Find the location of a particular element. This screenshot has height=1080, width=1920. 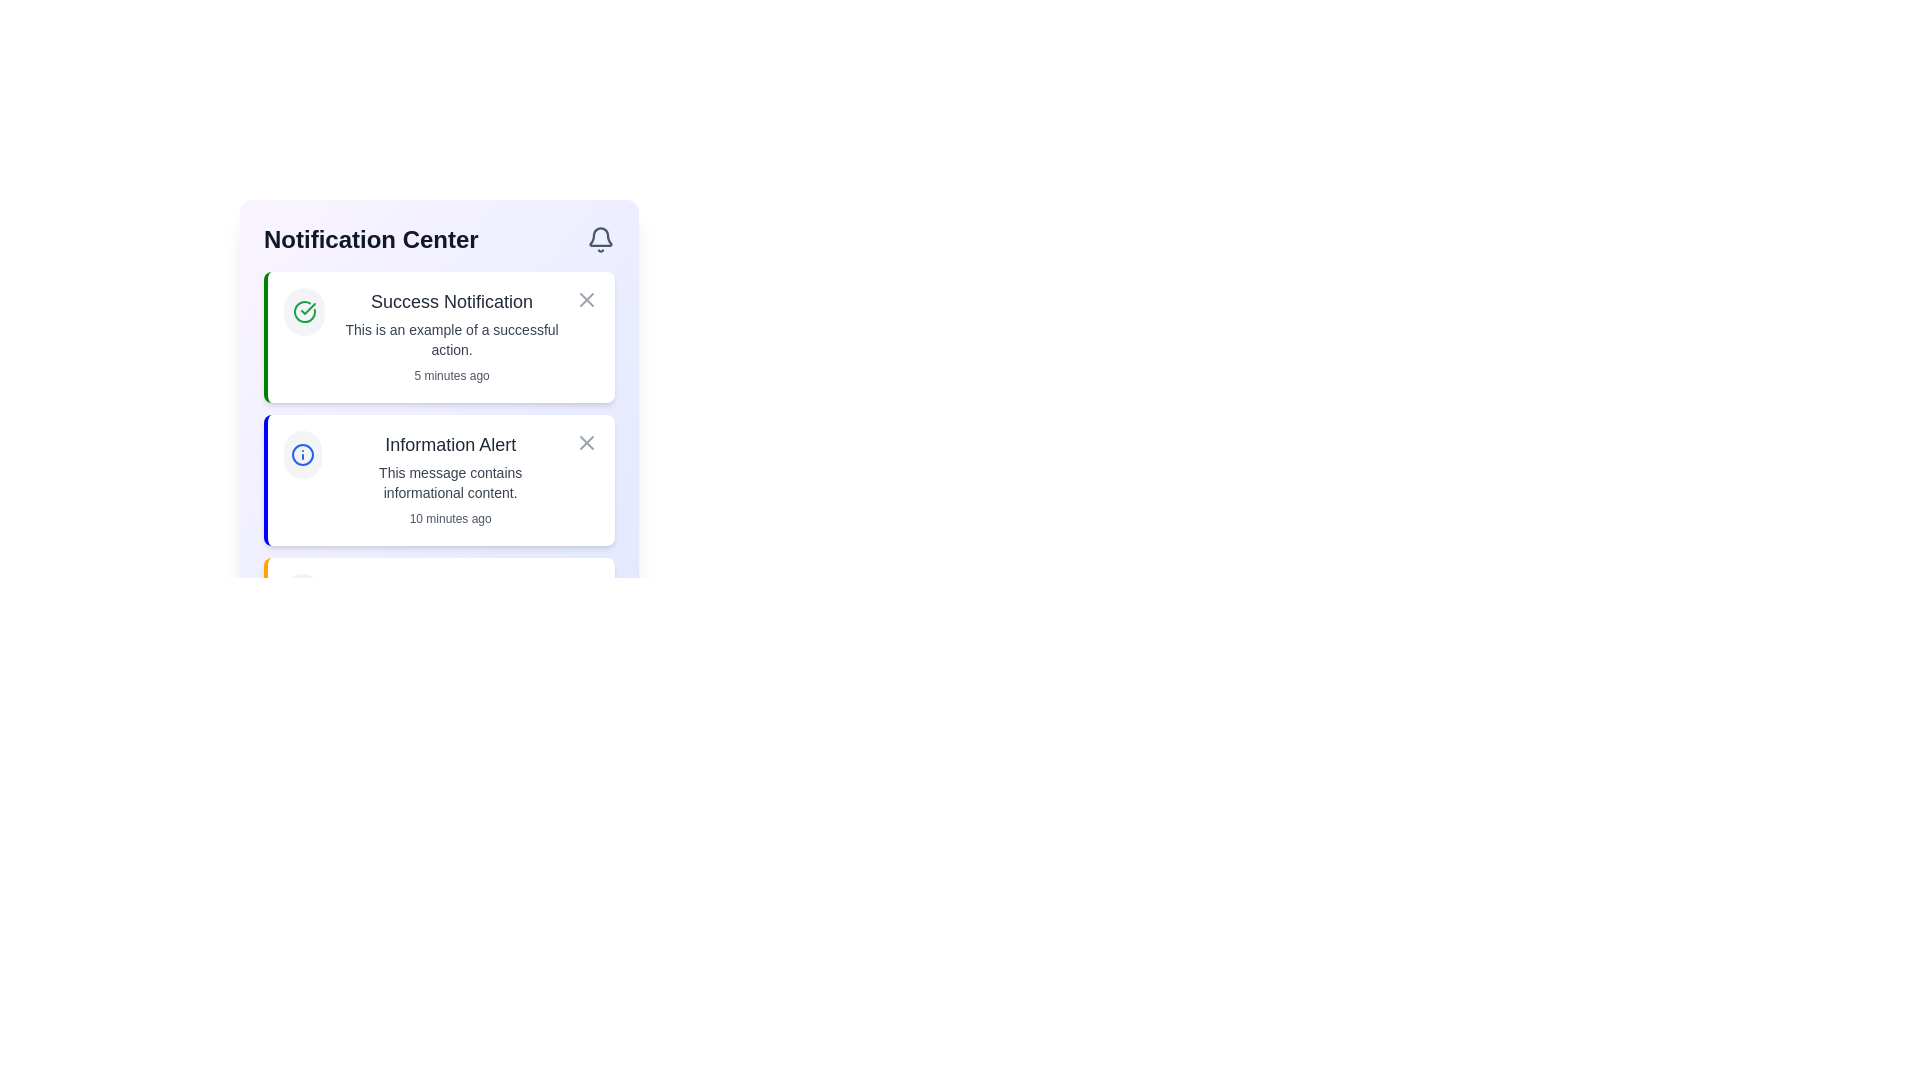

the 'Notification Center' header section, which includes bold text on the left and a bell icon on the right is located at coordinates (438, 238).